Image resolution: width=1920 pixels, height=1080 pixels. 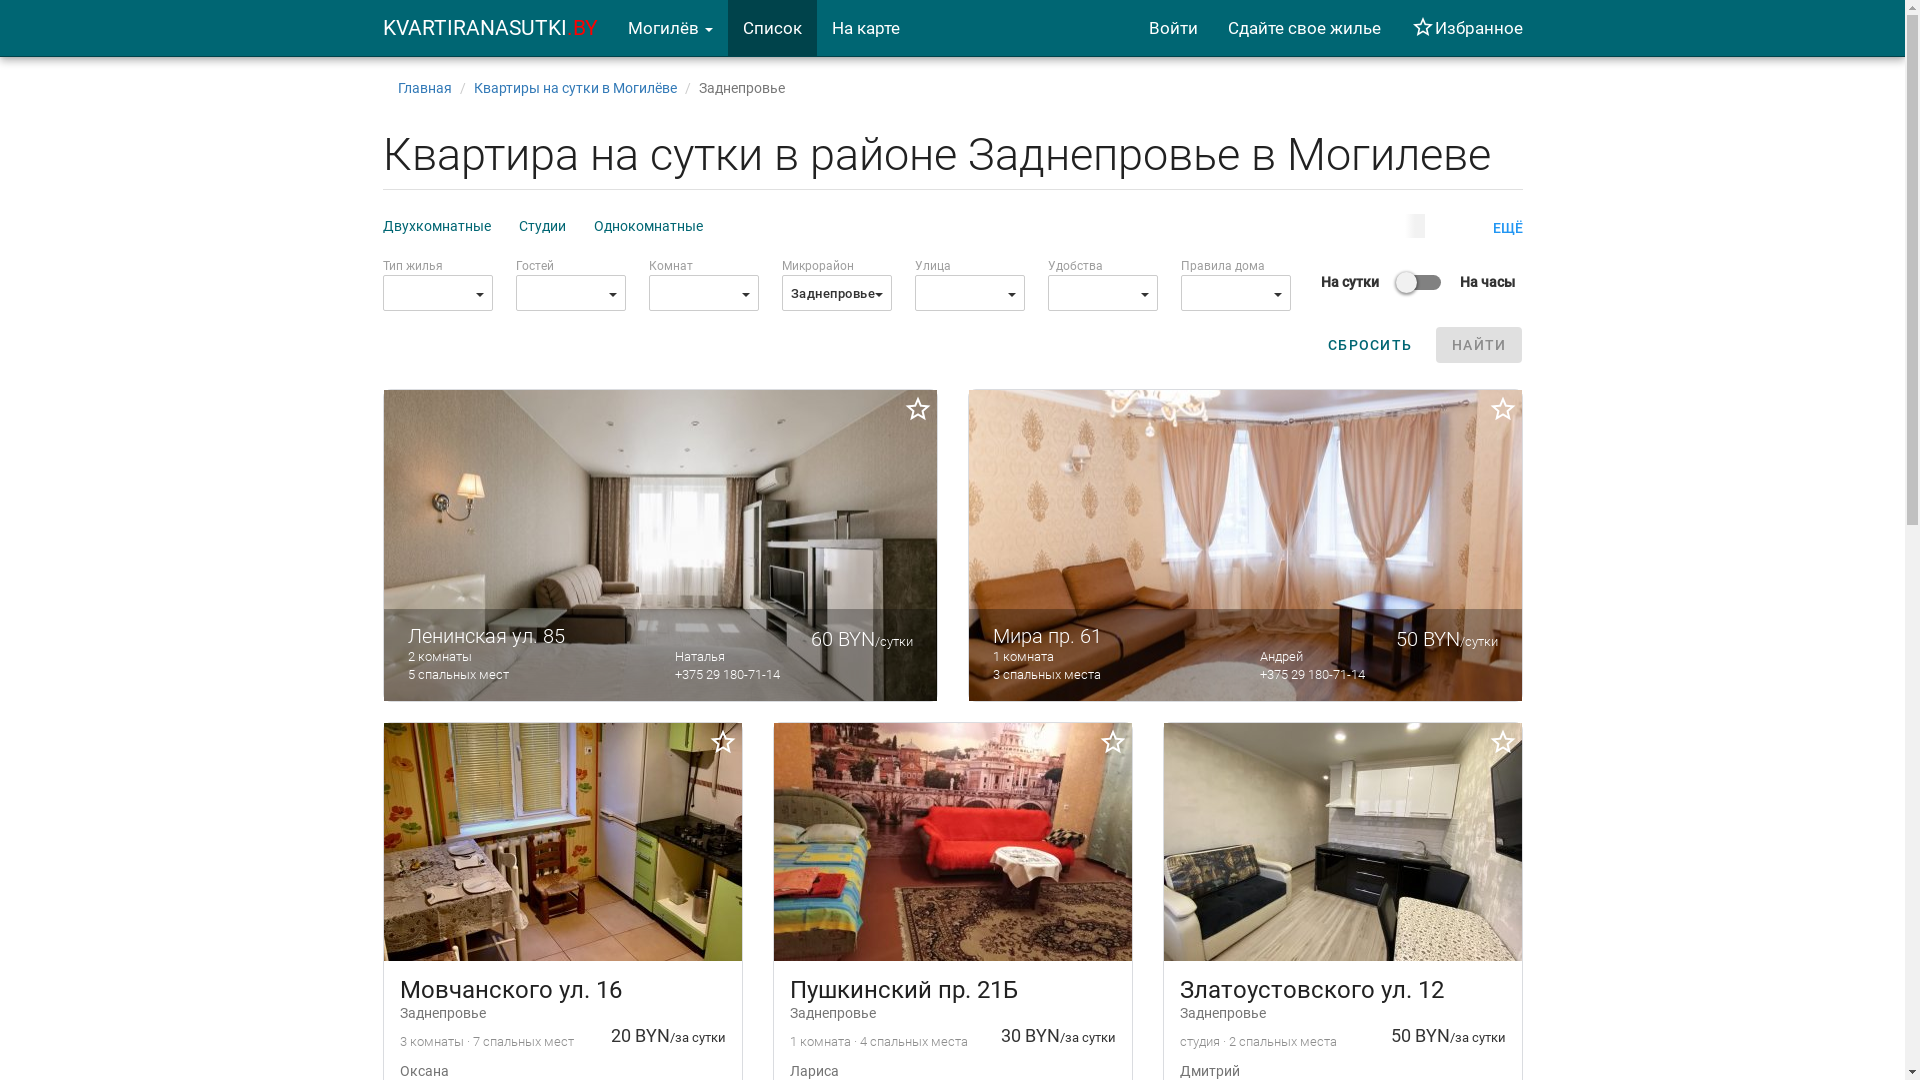 I want to click on 'KVARTIRANASUTKI.BY', so click(x=368, y=27).